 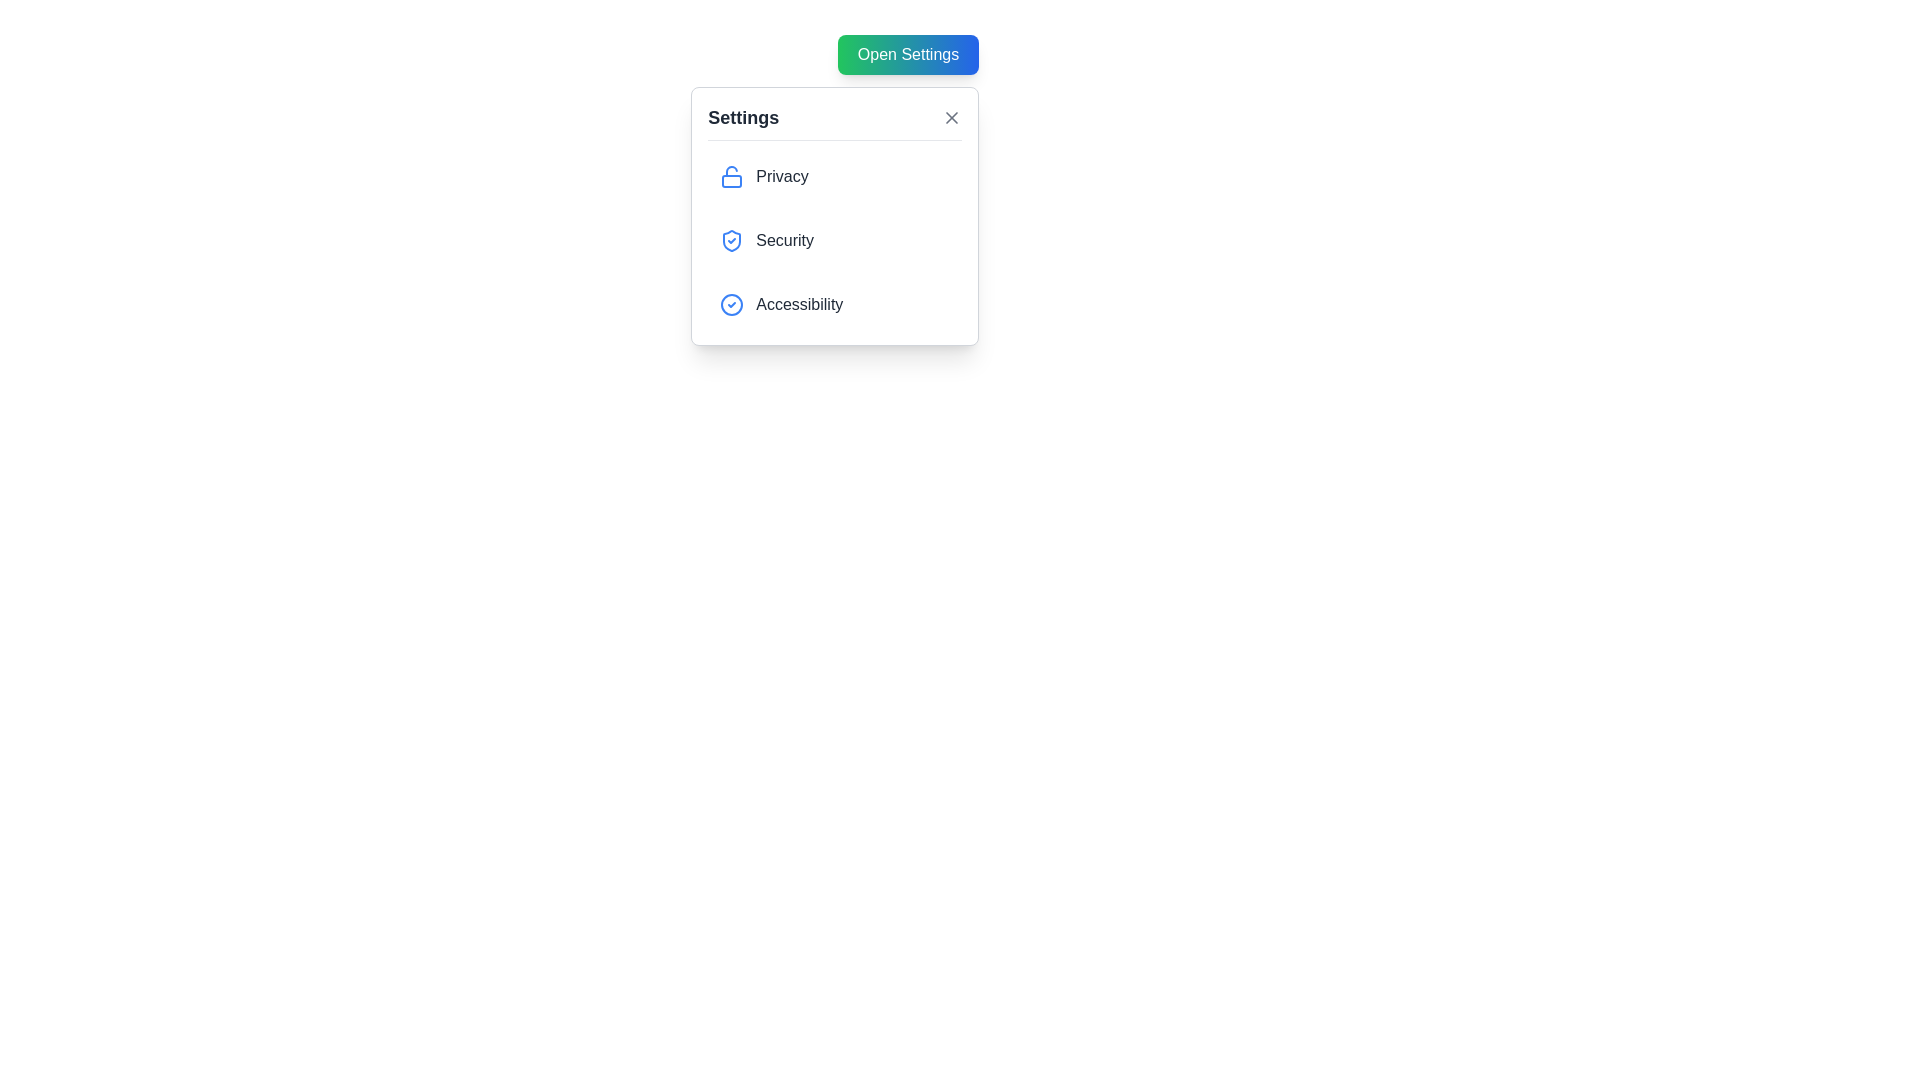 I want to click on the close ('X') button located at the upper-right corner of the 'Settings' modal dialog box, so click(x=951, y=118).